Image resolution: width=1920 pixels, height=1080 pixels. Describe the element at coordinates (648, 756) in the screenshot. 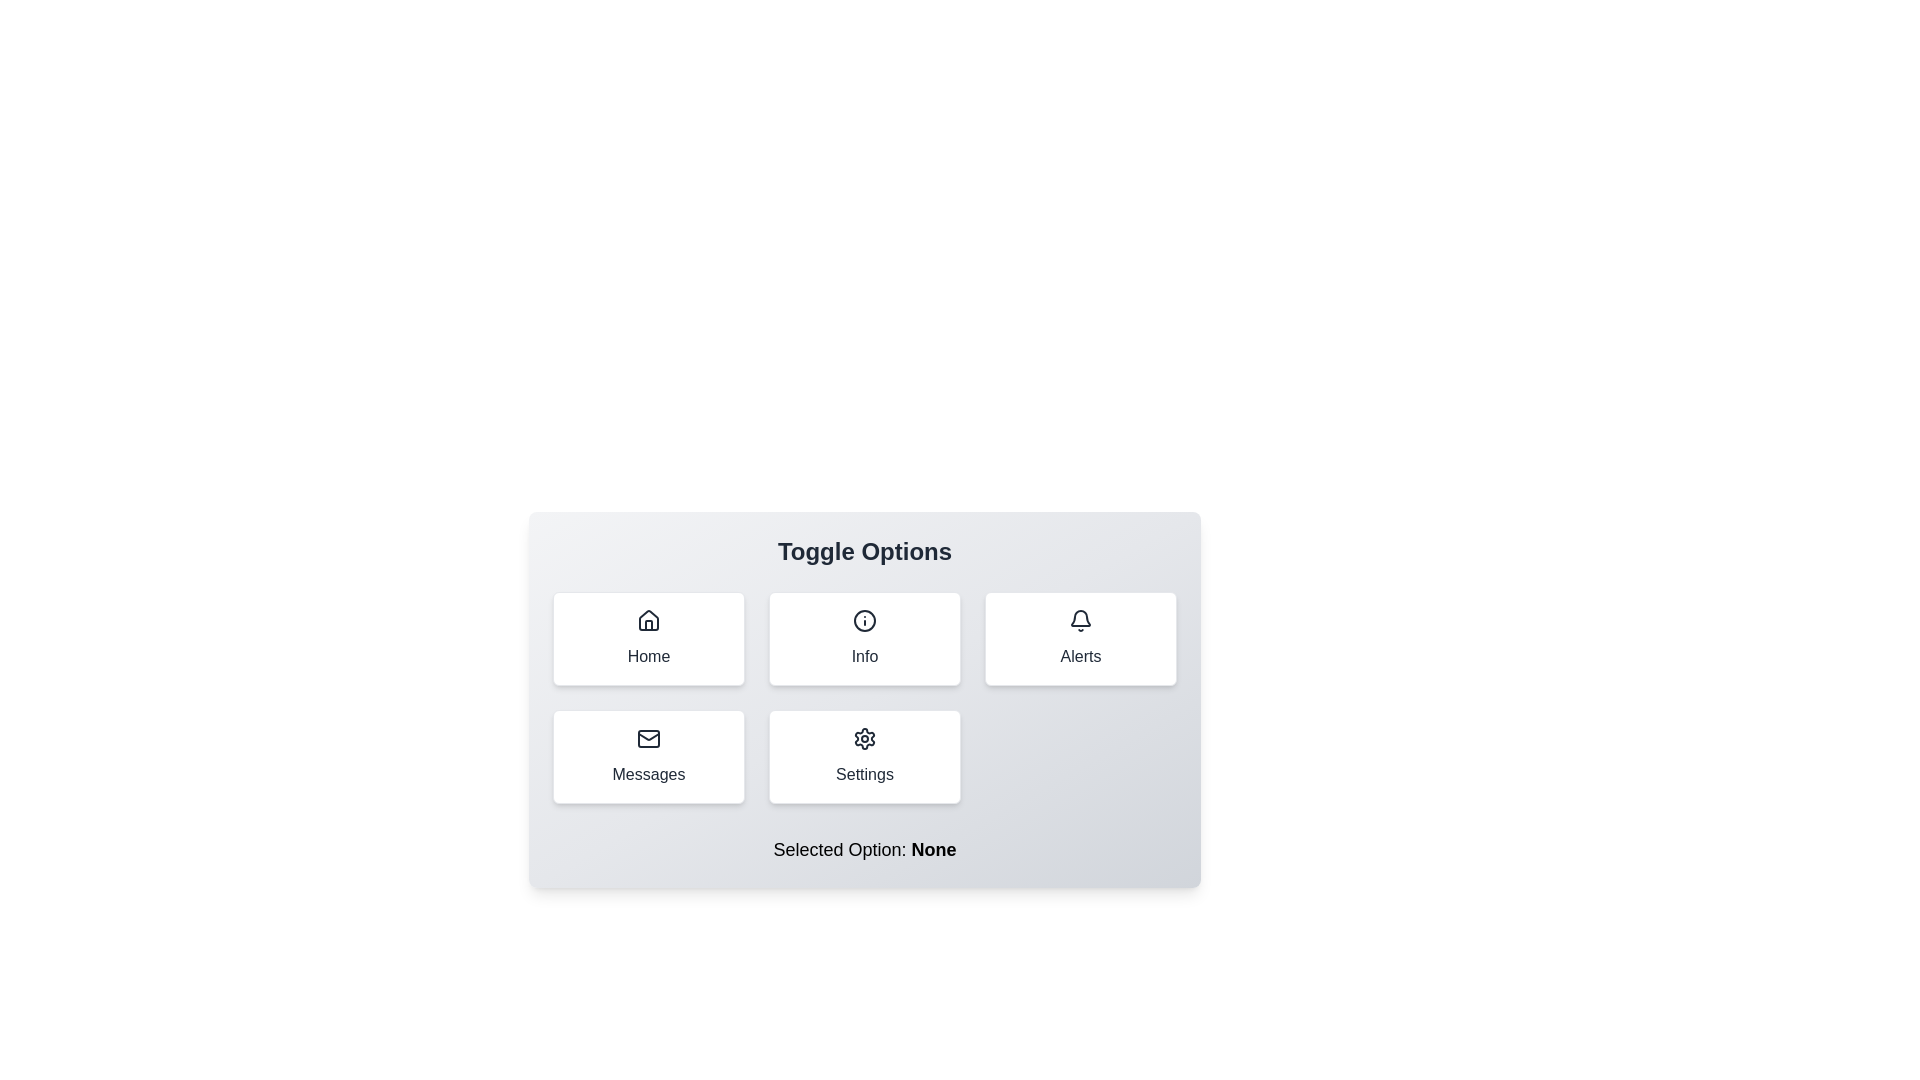

I see `the fourth tile button in the grid layout, which navigates to the 'Messages' section of the application` at that location.